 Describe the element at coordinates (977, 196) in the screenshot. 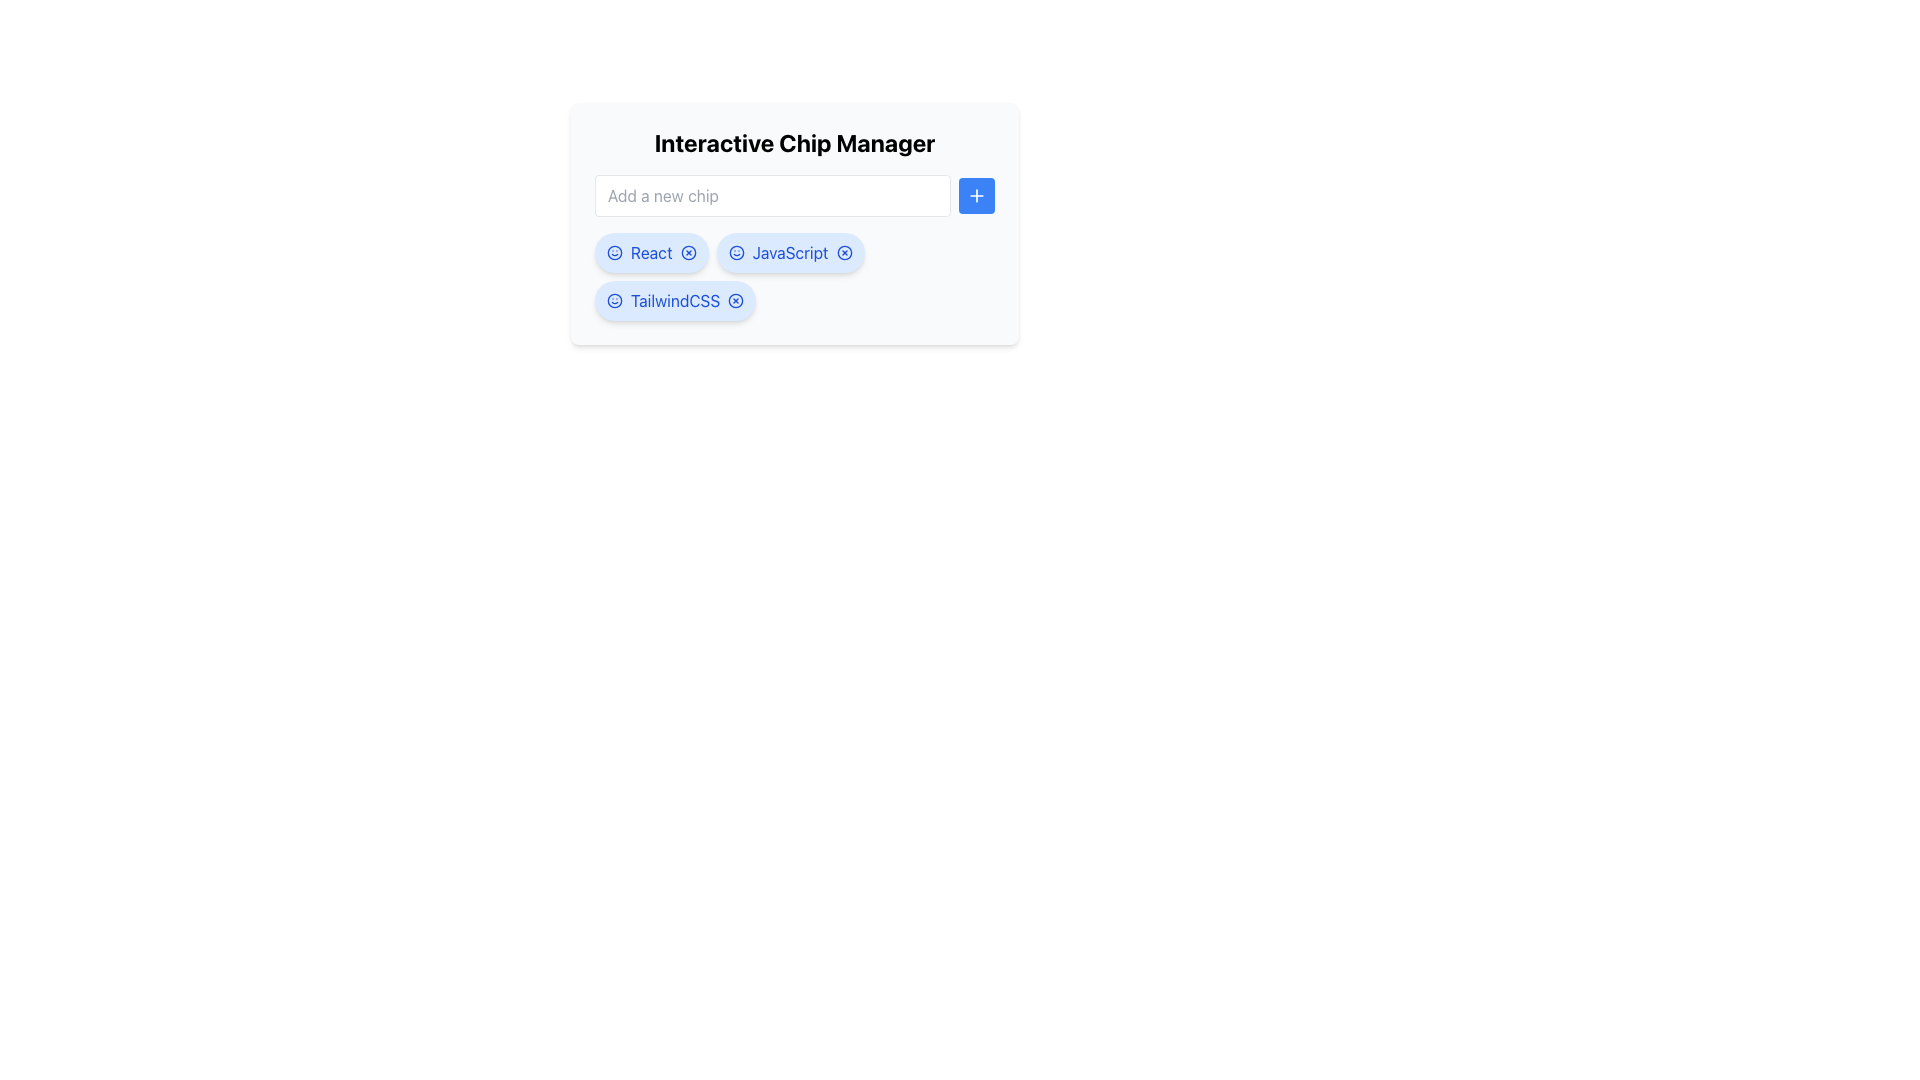

I see `the square blue button with a white plus symbol to change its appearance` at that location.